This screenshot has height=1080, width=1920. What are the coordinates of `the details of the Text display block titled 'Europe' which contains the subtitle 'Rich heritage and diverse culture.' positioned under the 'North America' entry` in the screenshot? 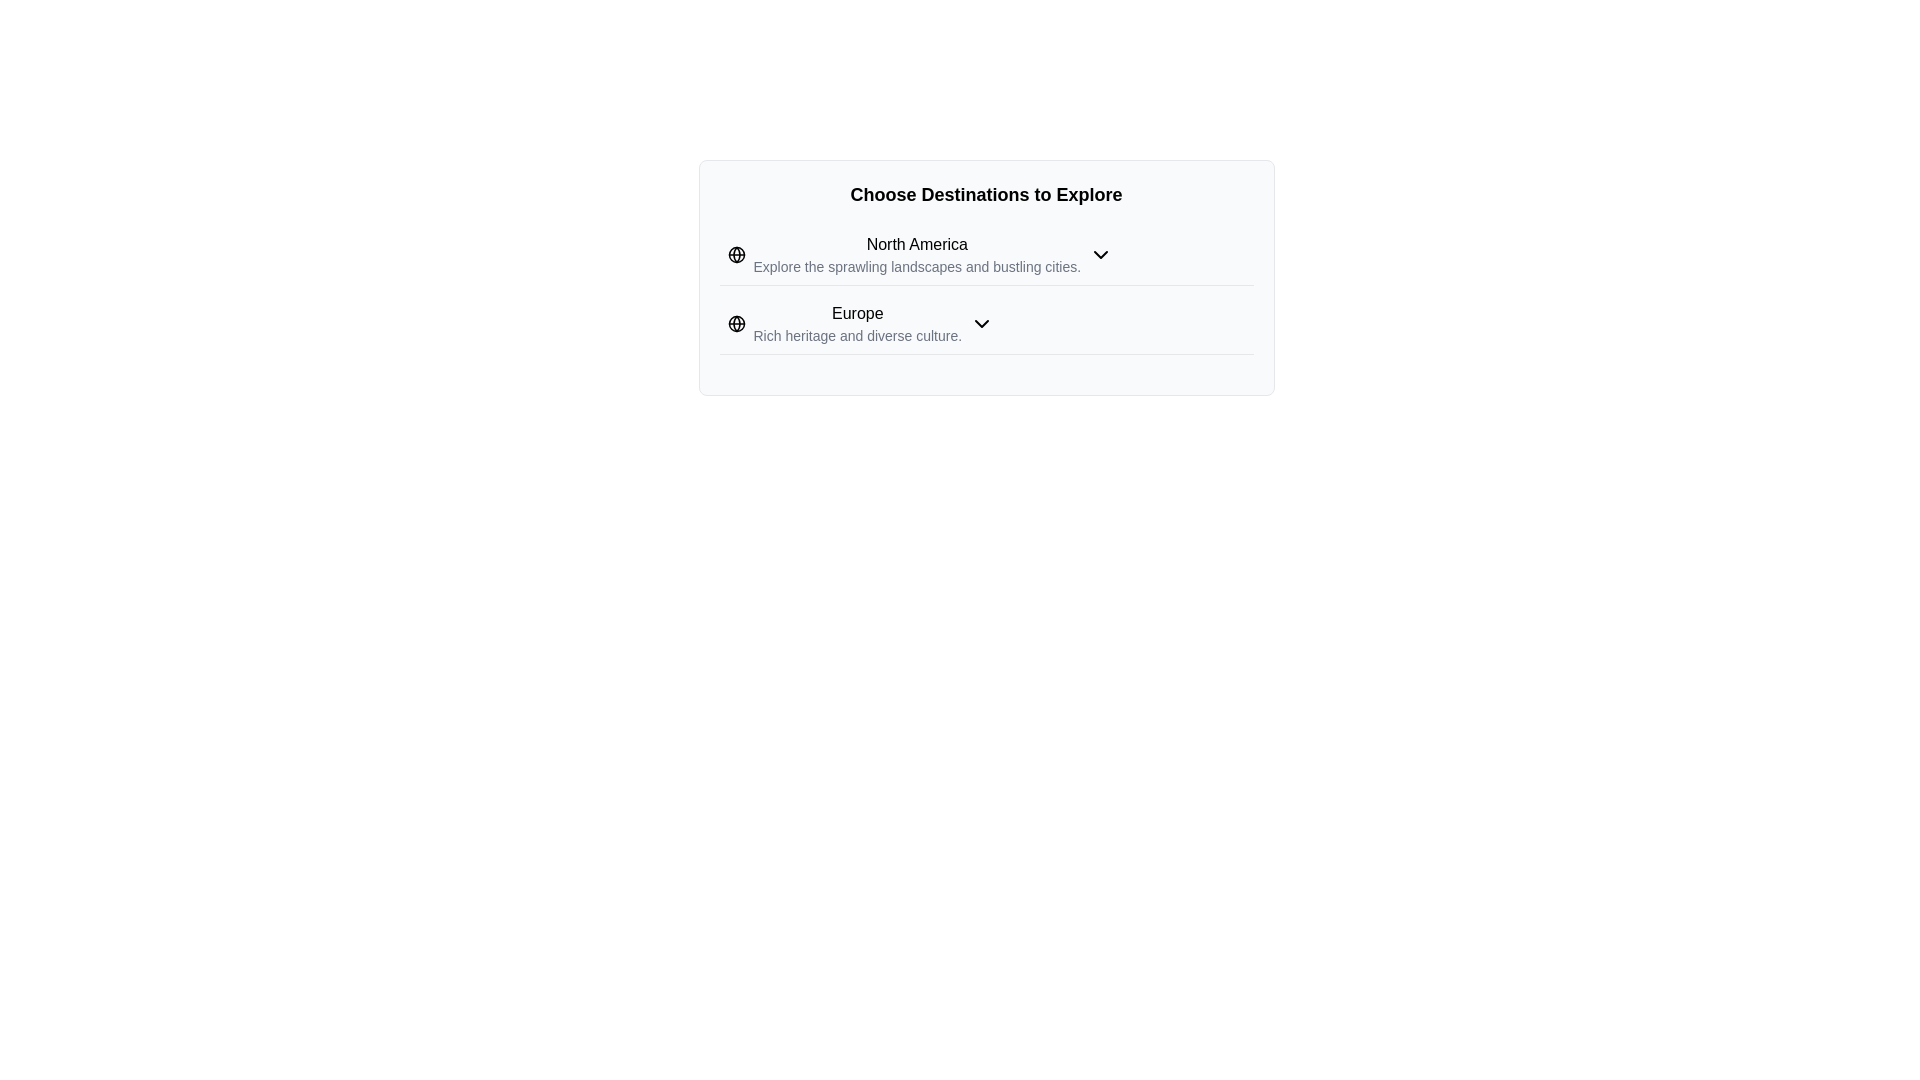 It's located at (857, 323).